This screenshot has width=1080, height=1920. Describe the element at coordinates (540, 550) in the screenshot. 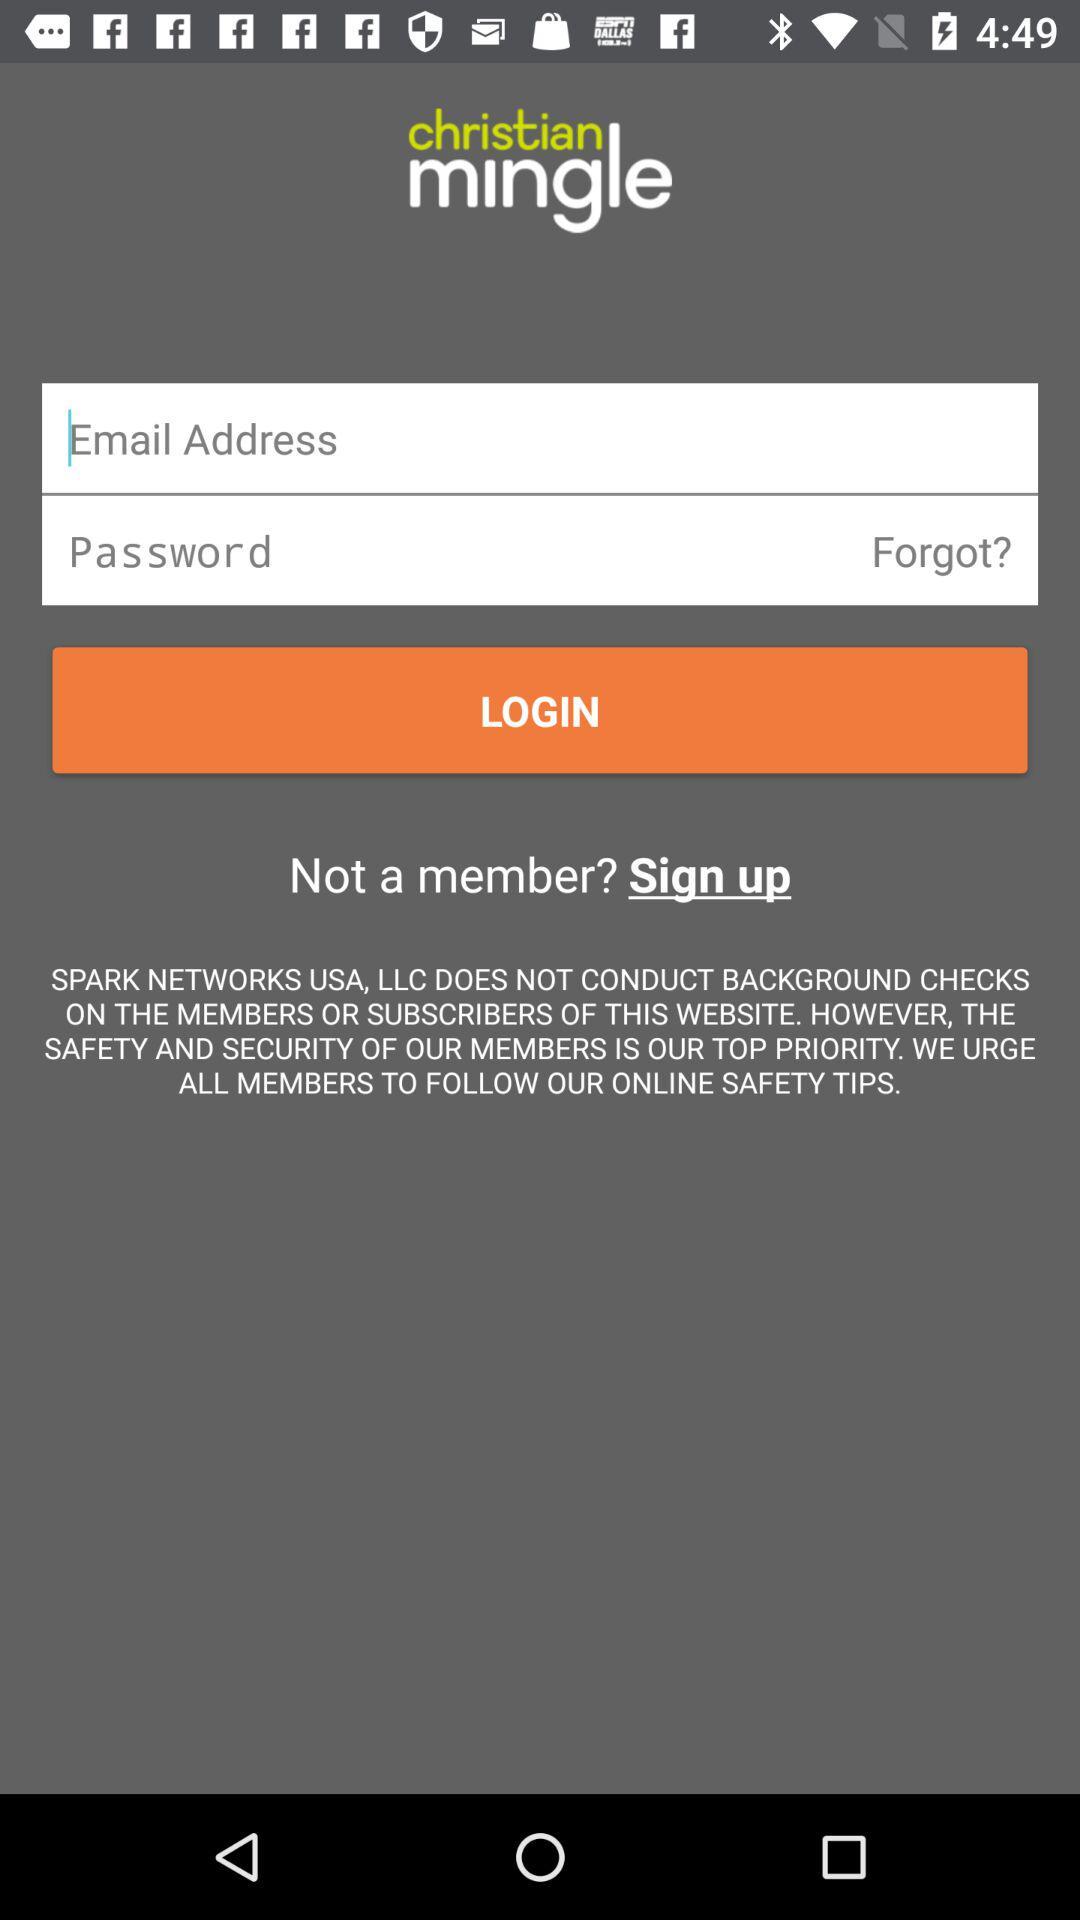

I see `your password` at that location.